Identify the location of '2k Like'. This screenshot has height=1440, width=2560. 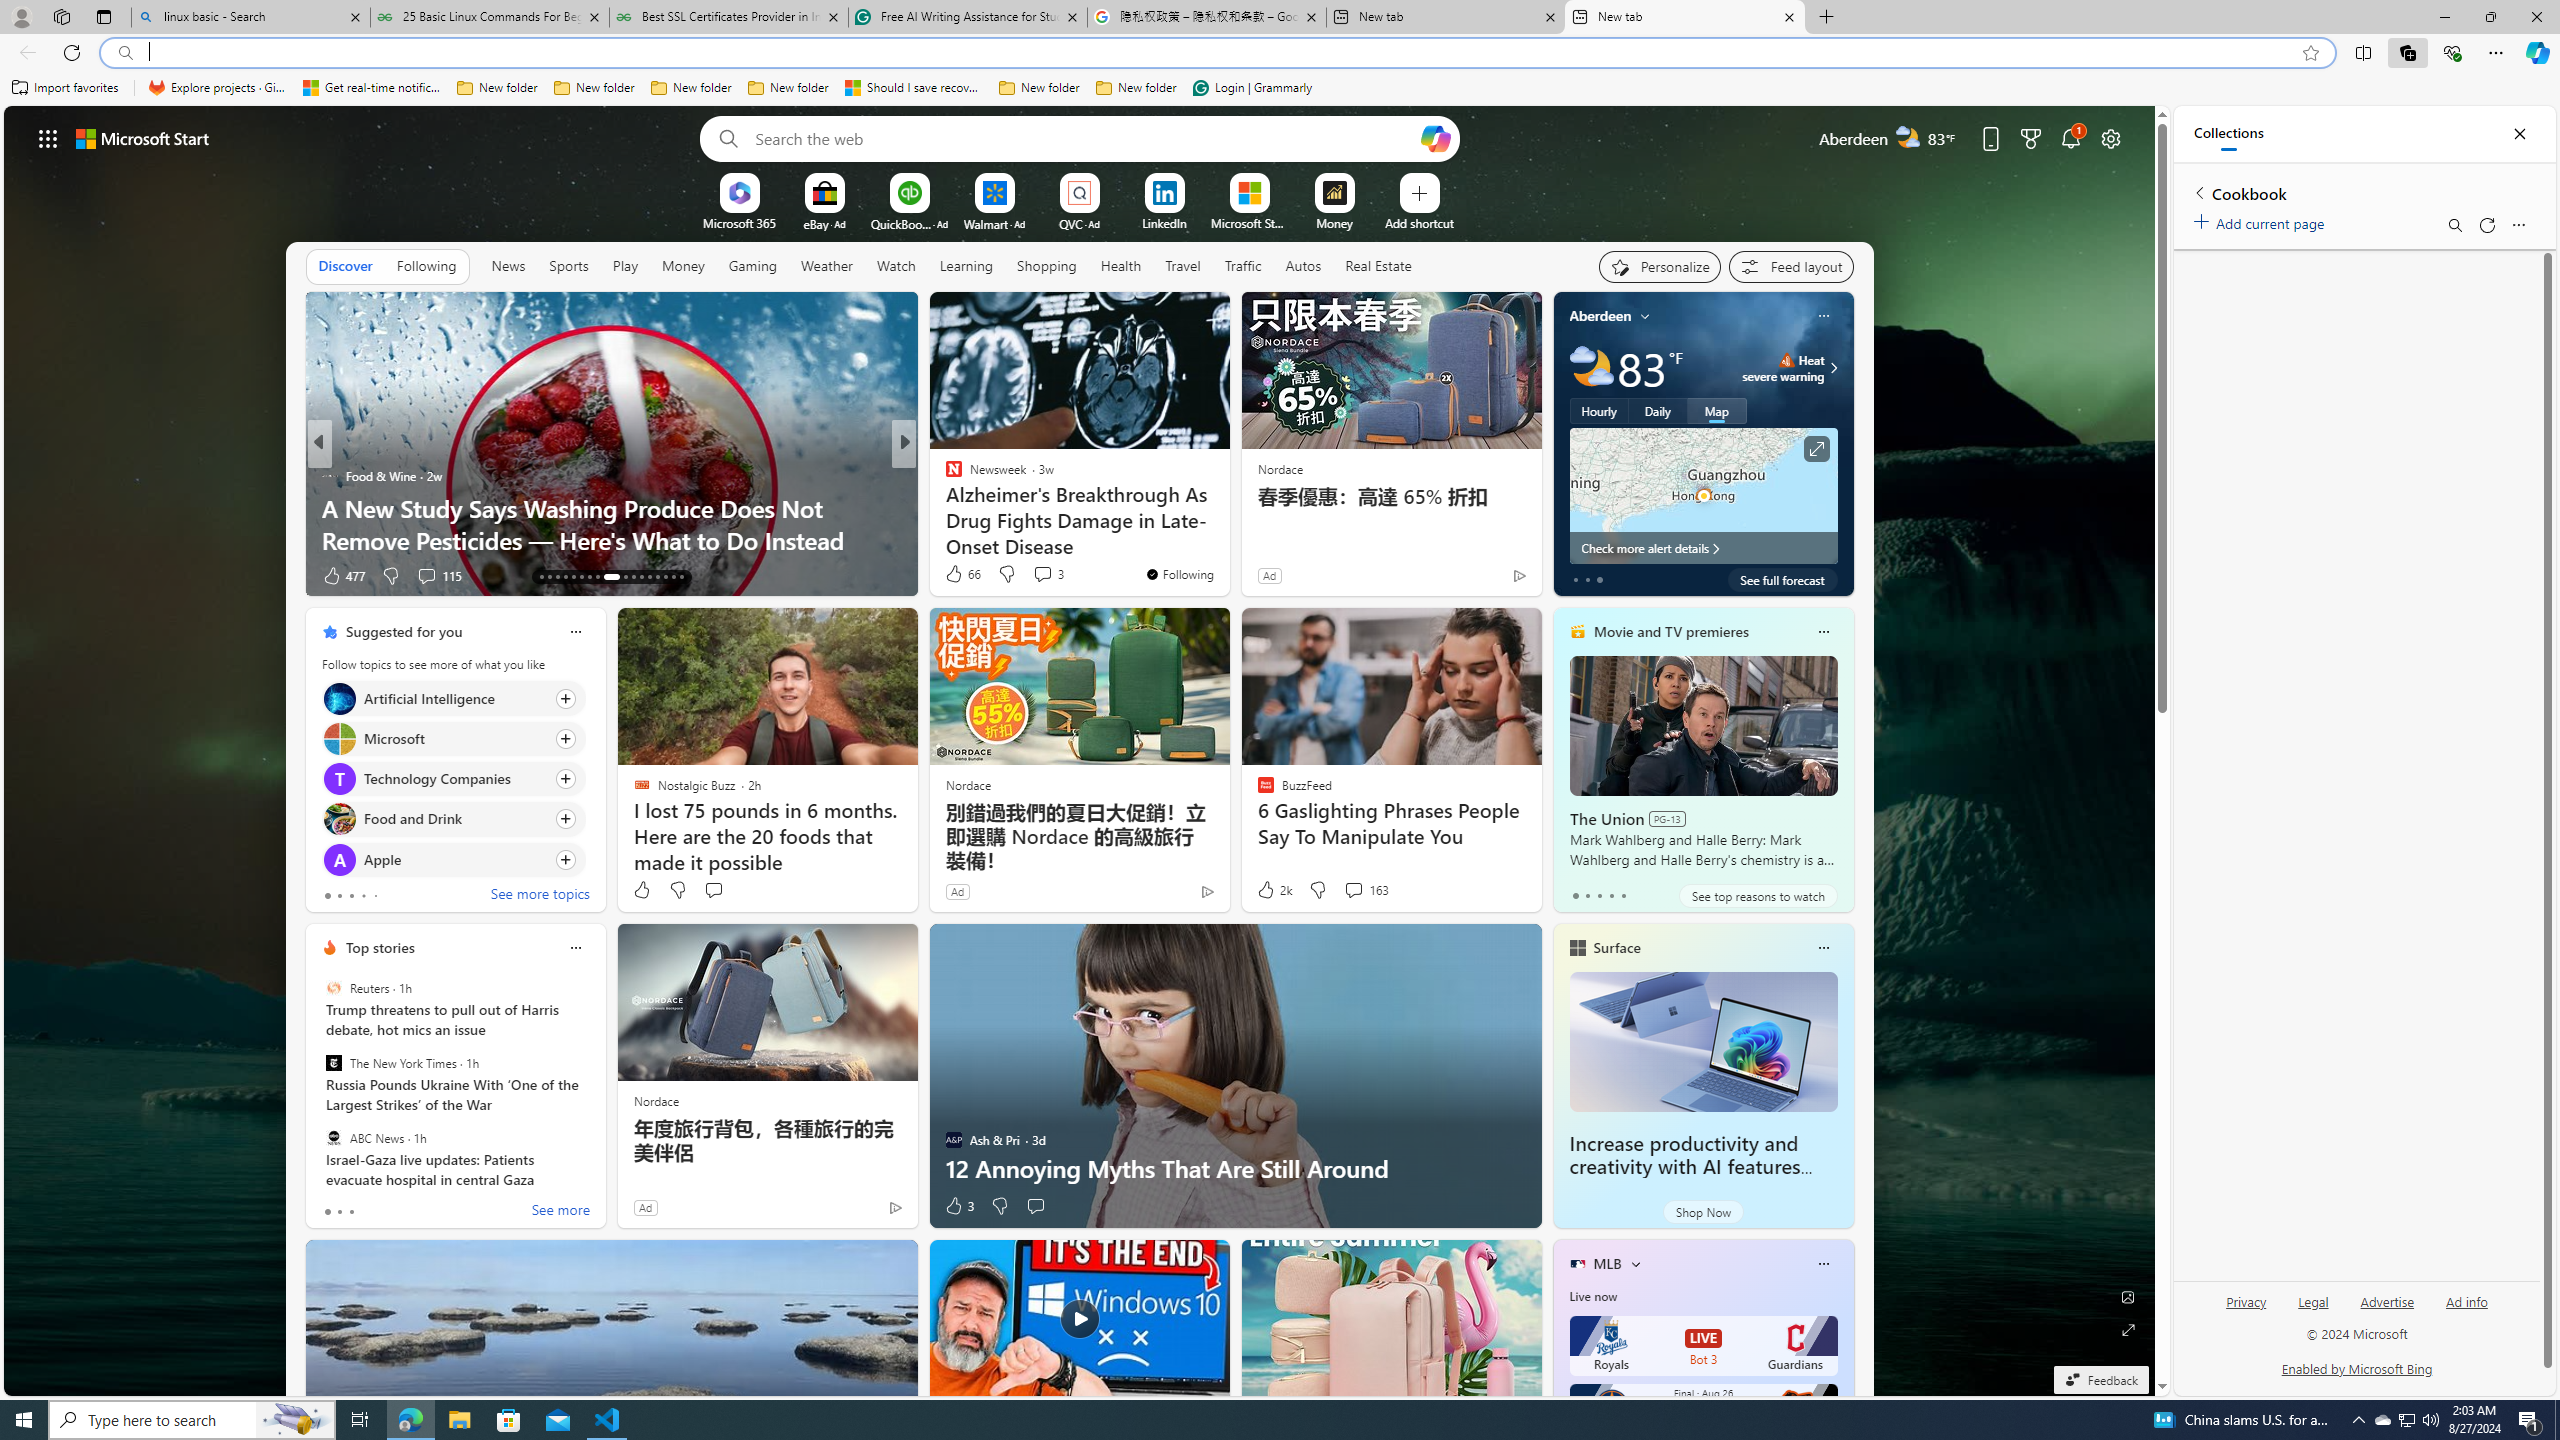
(1272, 888).